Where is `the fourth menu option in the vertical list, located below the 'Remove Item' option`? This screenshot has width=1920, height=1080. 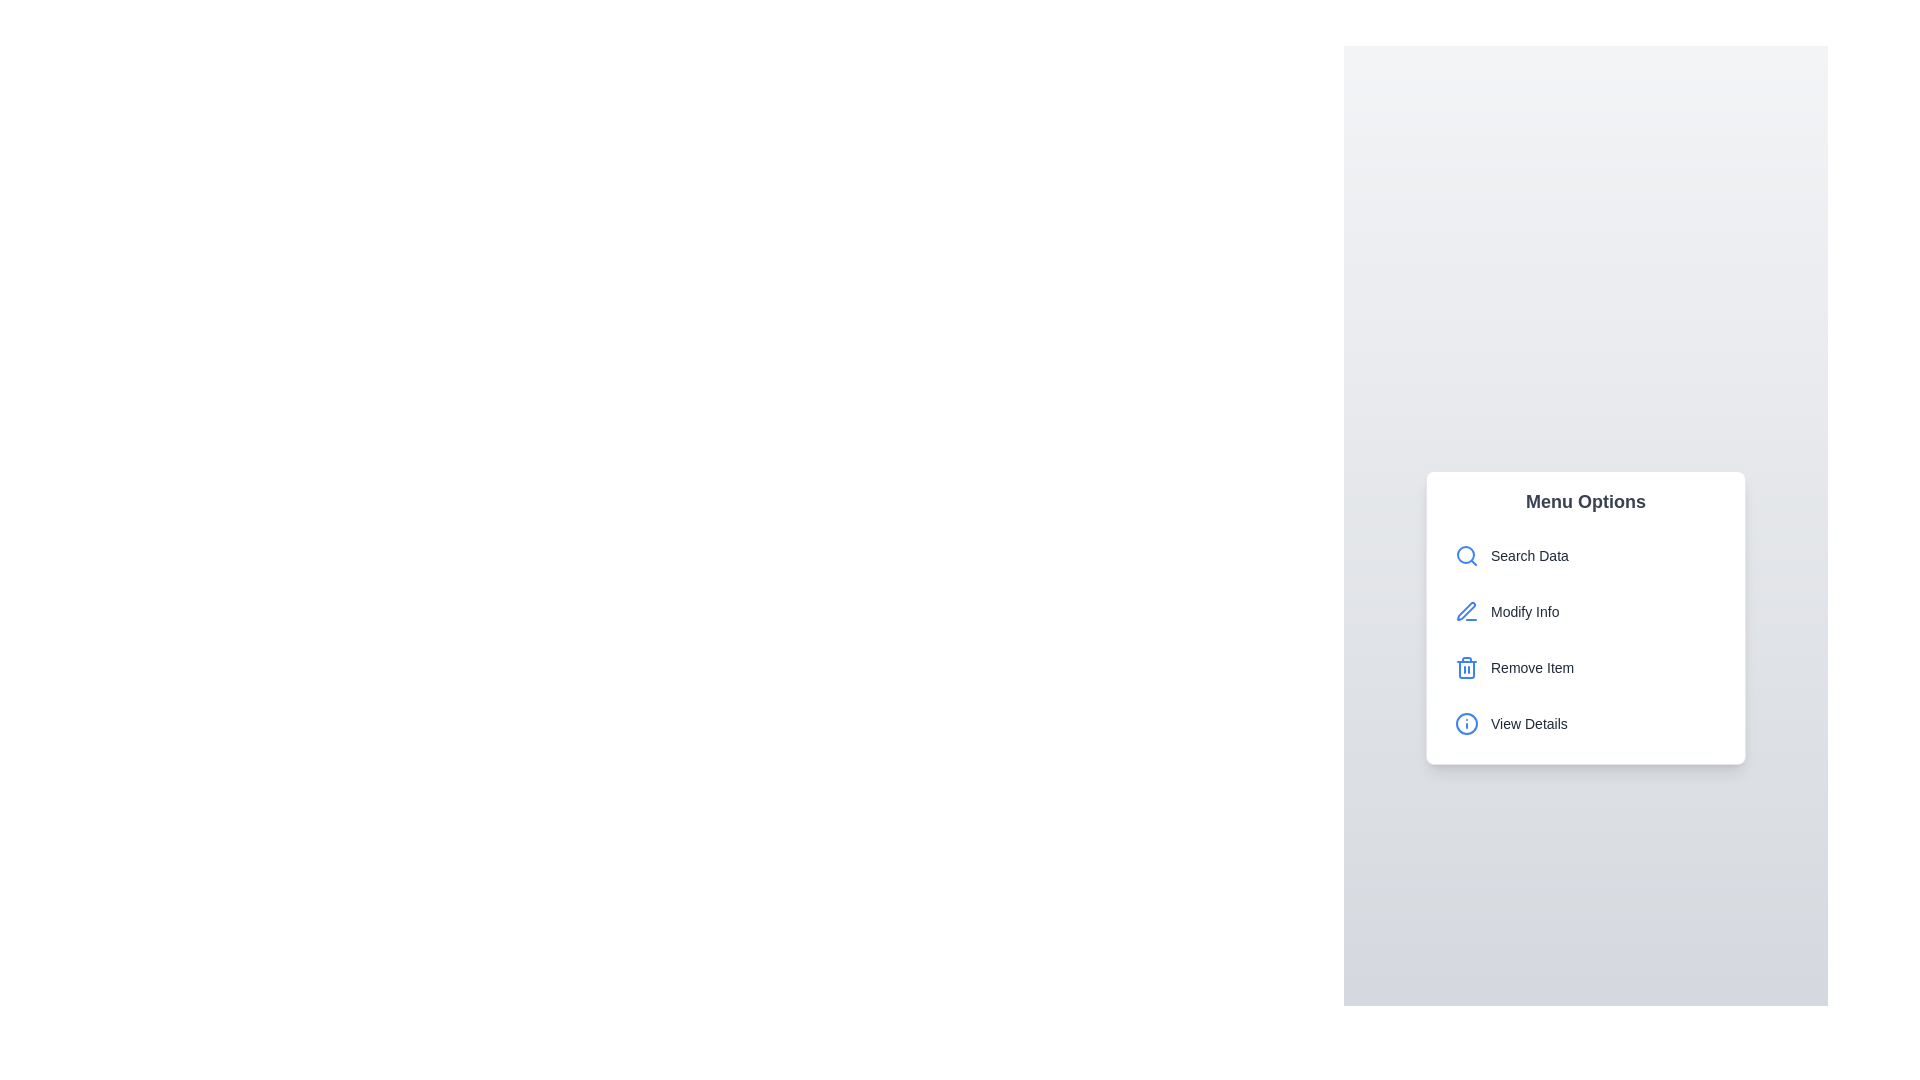 the fourth menu option in the vertical list, located below the 'Remove Item' option is located at coordinates (1584, 724).